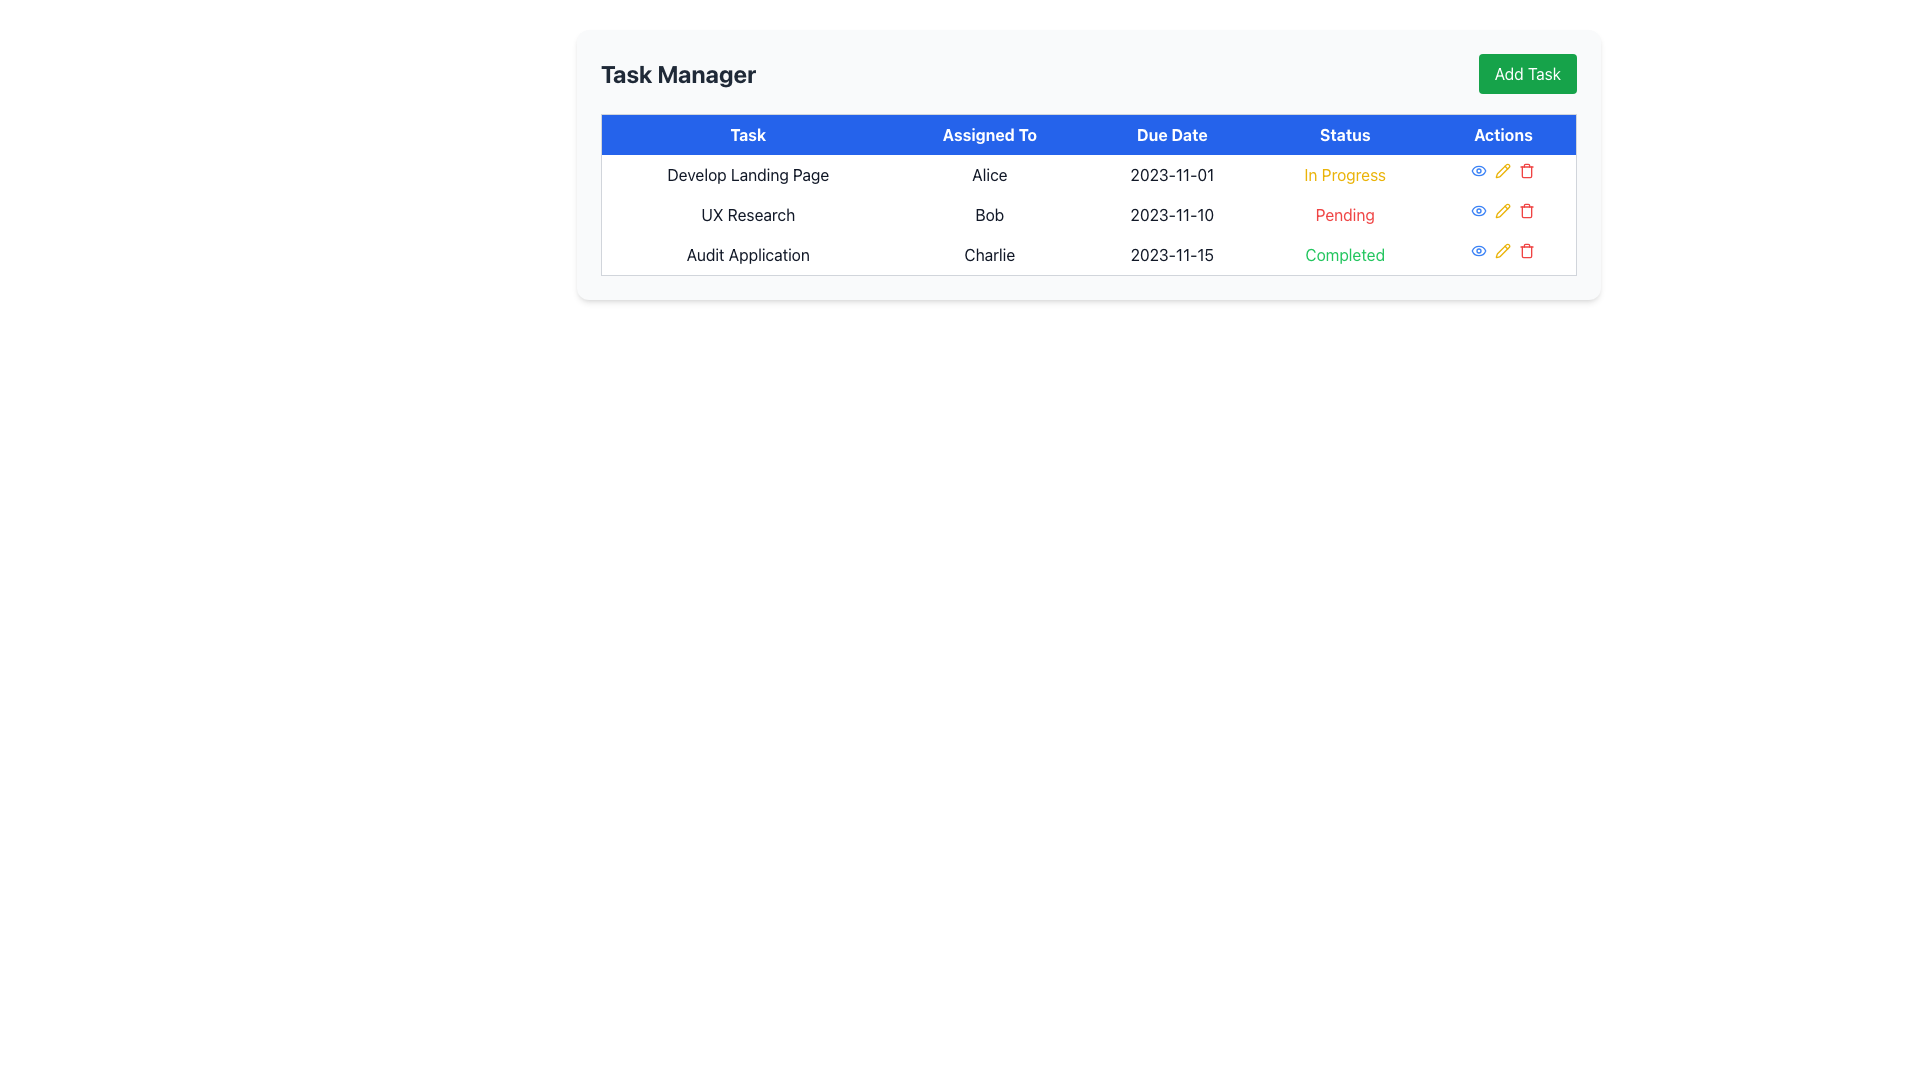  Describe the element at coordinates (1088, 173) in the screenshot. I see `the first row of the task management table that contains the task 'Develop Landing Page'` at that location.